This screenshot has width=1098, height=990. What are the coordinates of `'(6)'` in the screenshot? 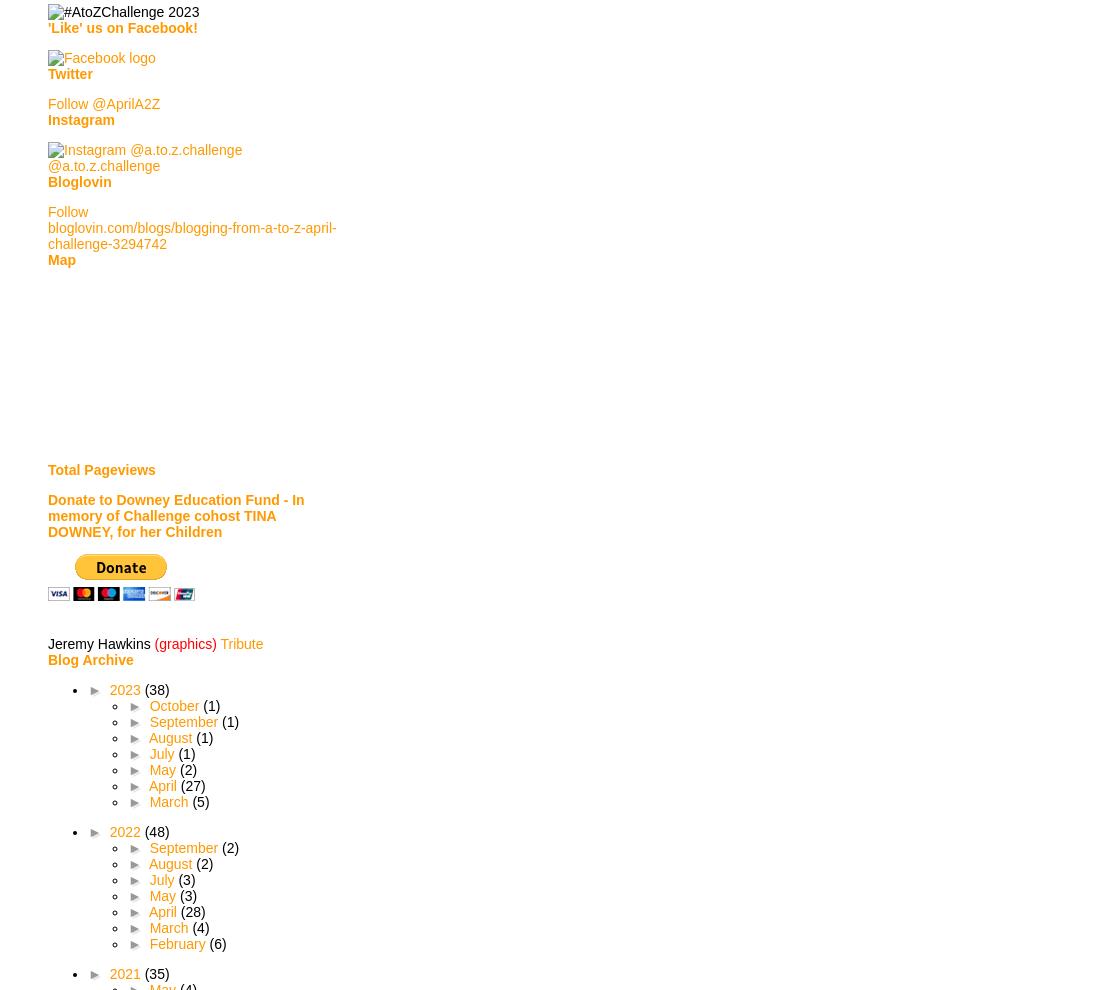 It's located at (216, 943).